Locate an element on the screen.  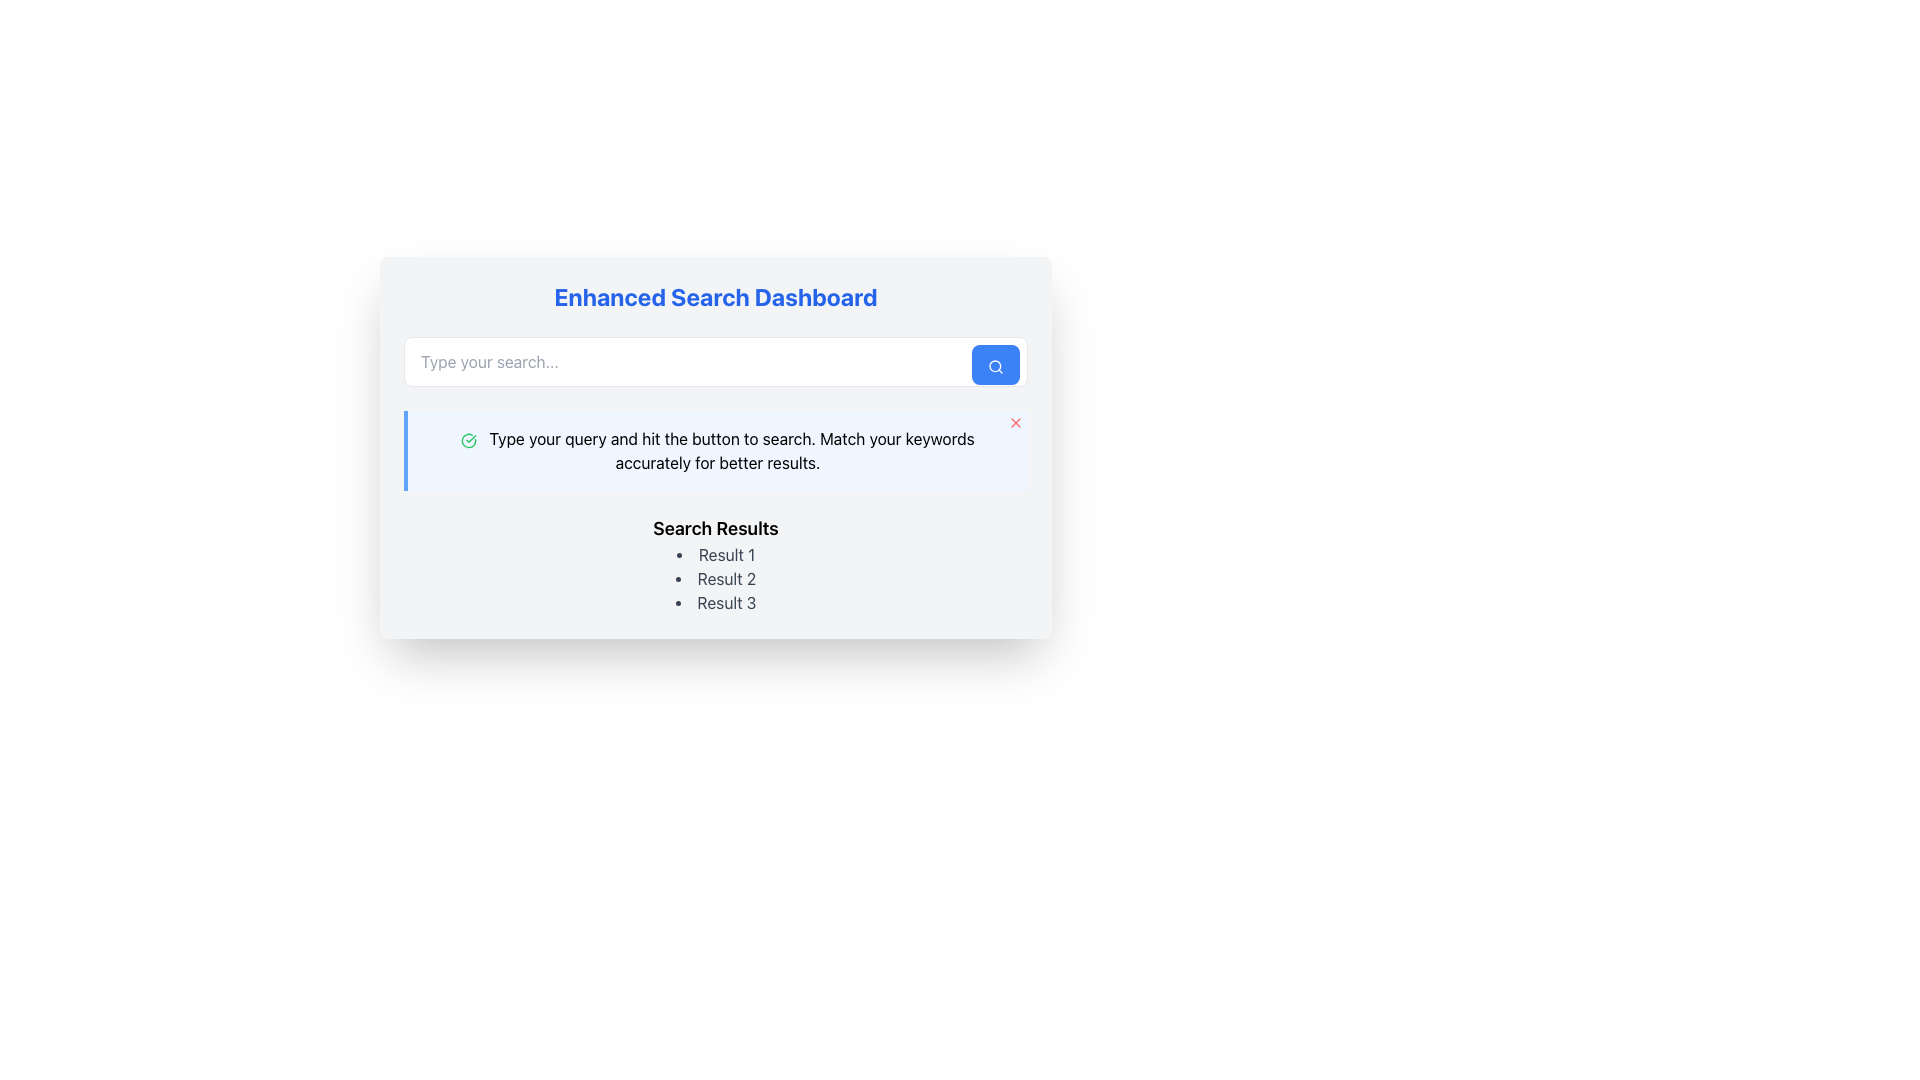
text content of the second search result entry, which is titled 'Result 2', located under the 'Search Results' heading is located at coordinates (715, 578).